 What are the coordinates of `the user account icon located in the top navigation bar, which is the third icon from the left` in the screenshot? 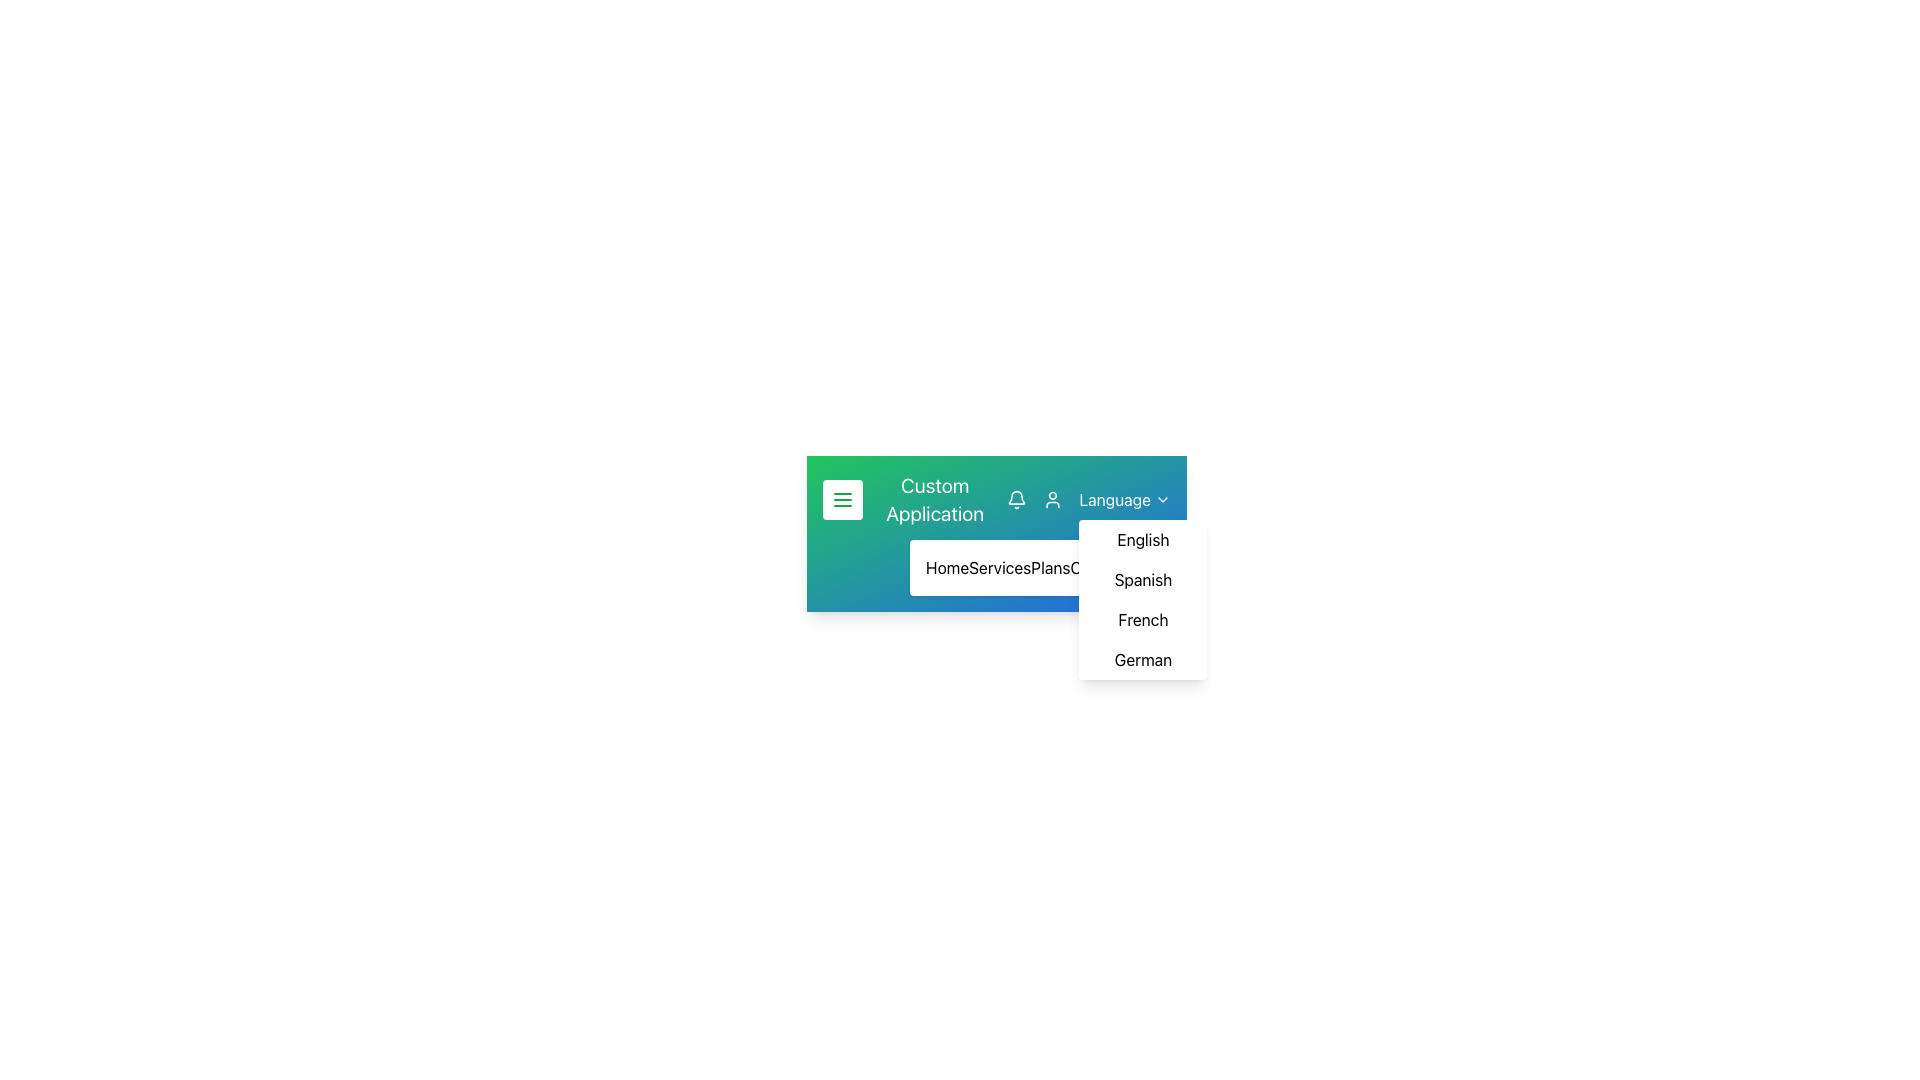 It's located at (1052, 499).